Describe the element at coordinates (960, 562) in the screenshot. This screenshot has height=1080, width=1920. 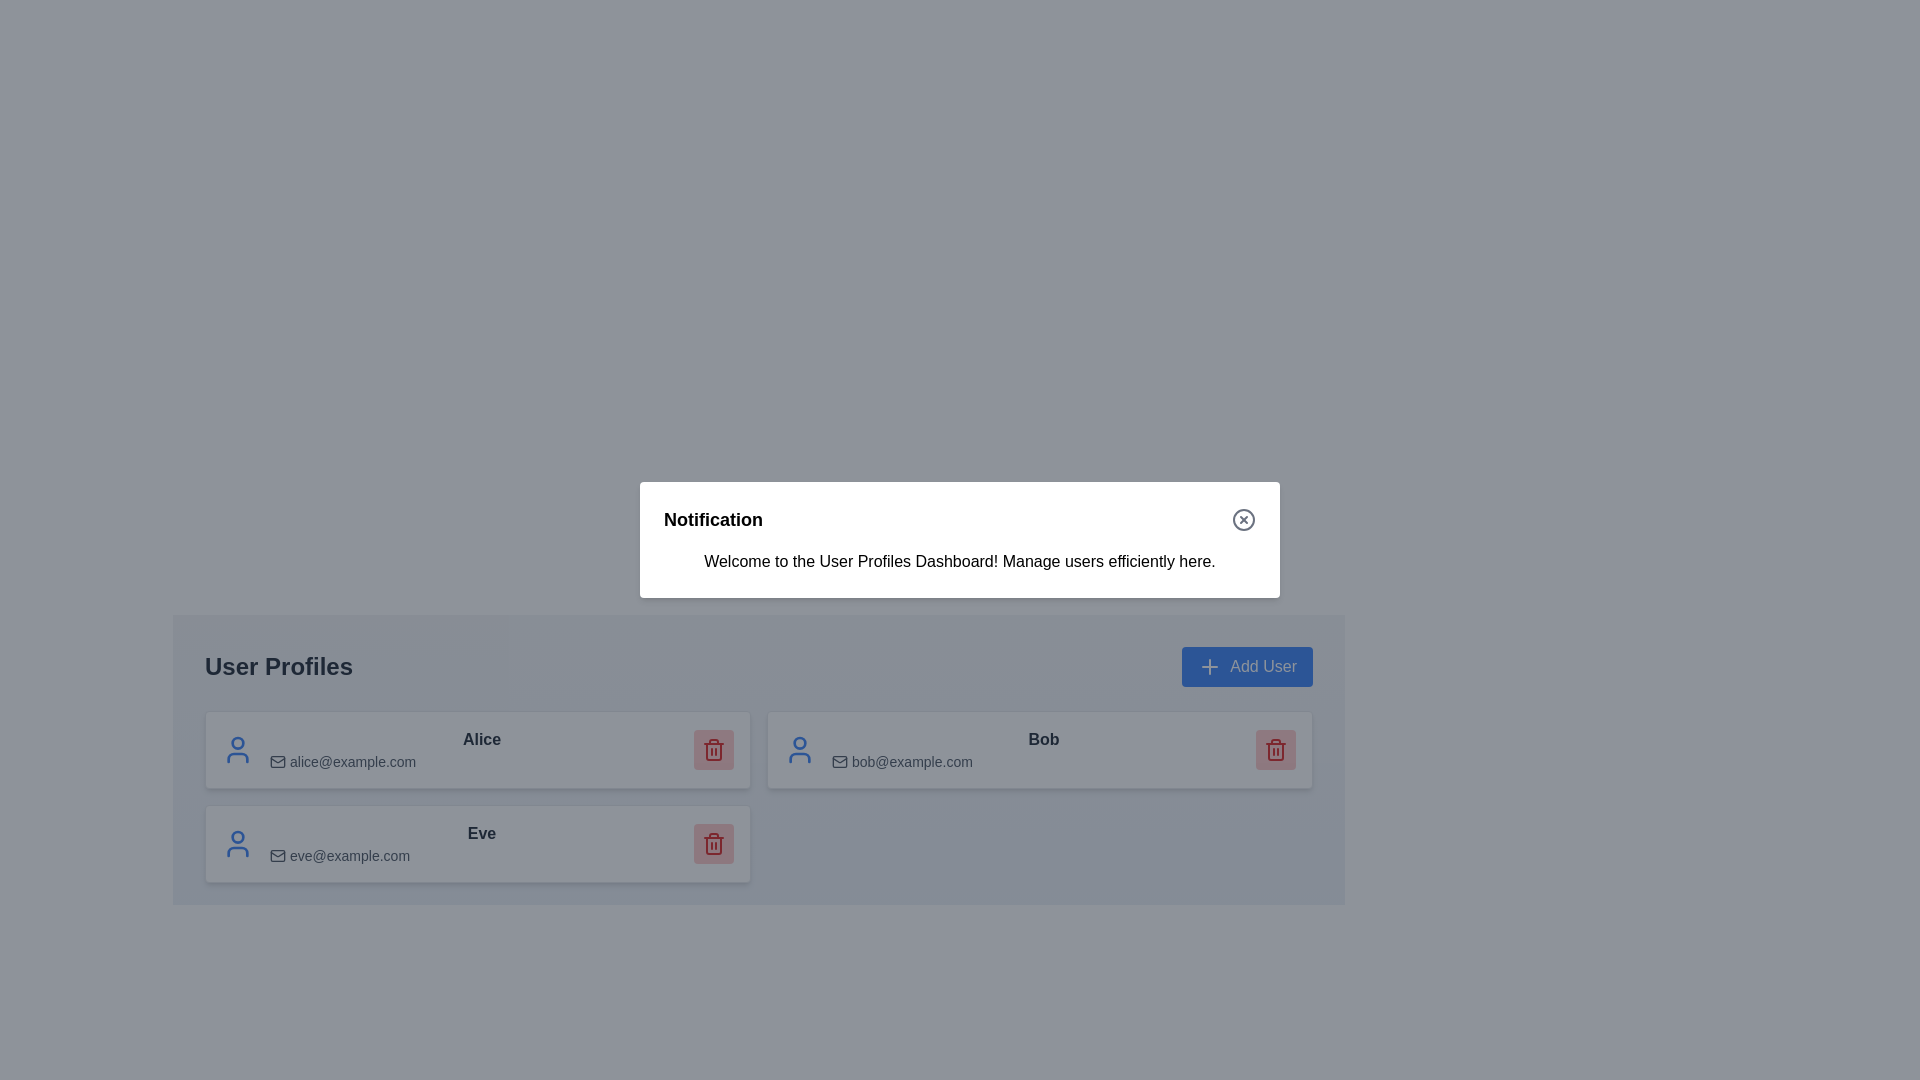
I see `informational text that says 'Welcome to the User Profiles Dashboard! Manage users efficiently here.' located in the notification box at the center-top part of the page` at that location.